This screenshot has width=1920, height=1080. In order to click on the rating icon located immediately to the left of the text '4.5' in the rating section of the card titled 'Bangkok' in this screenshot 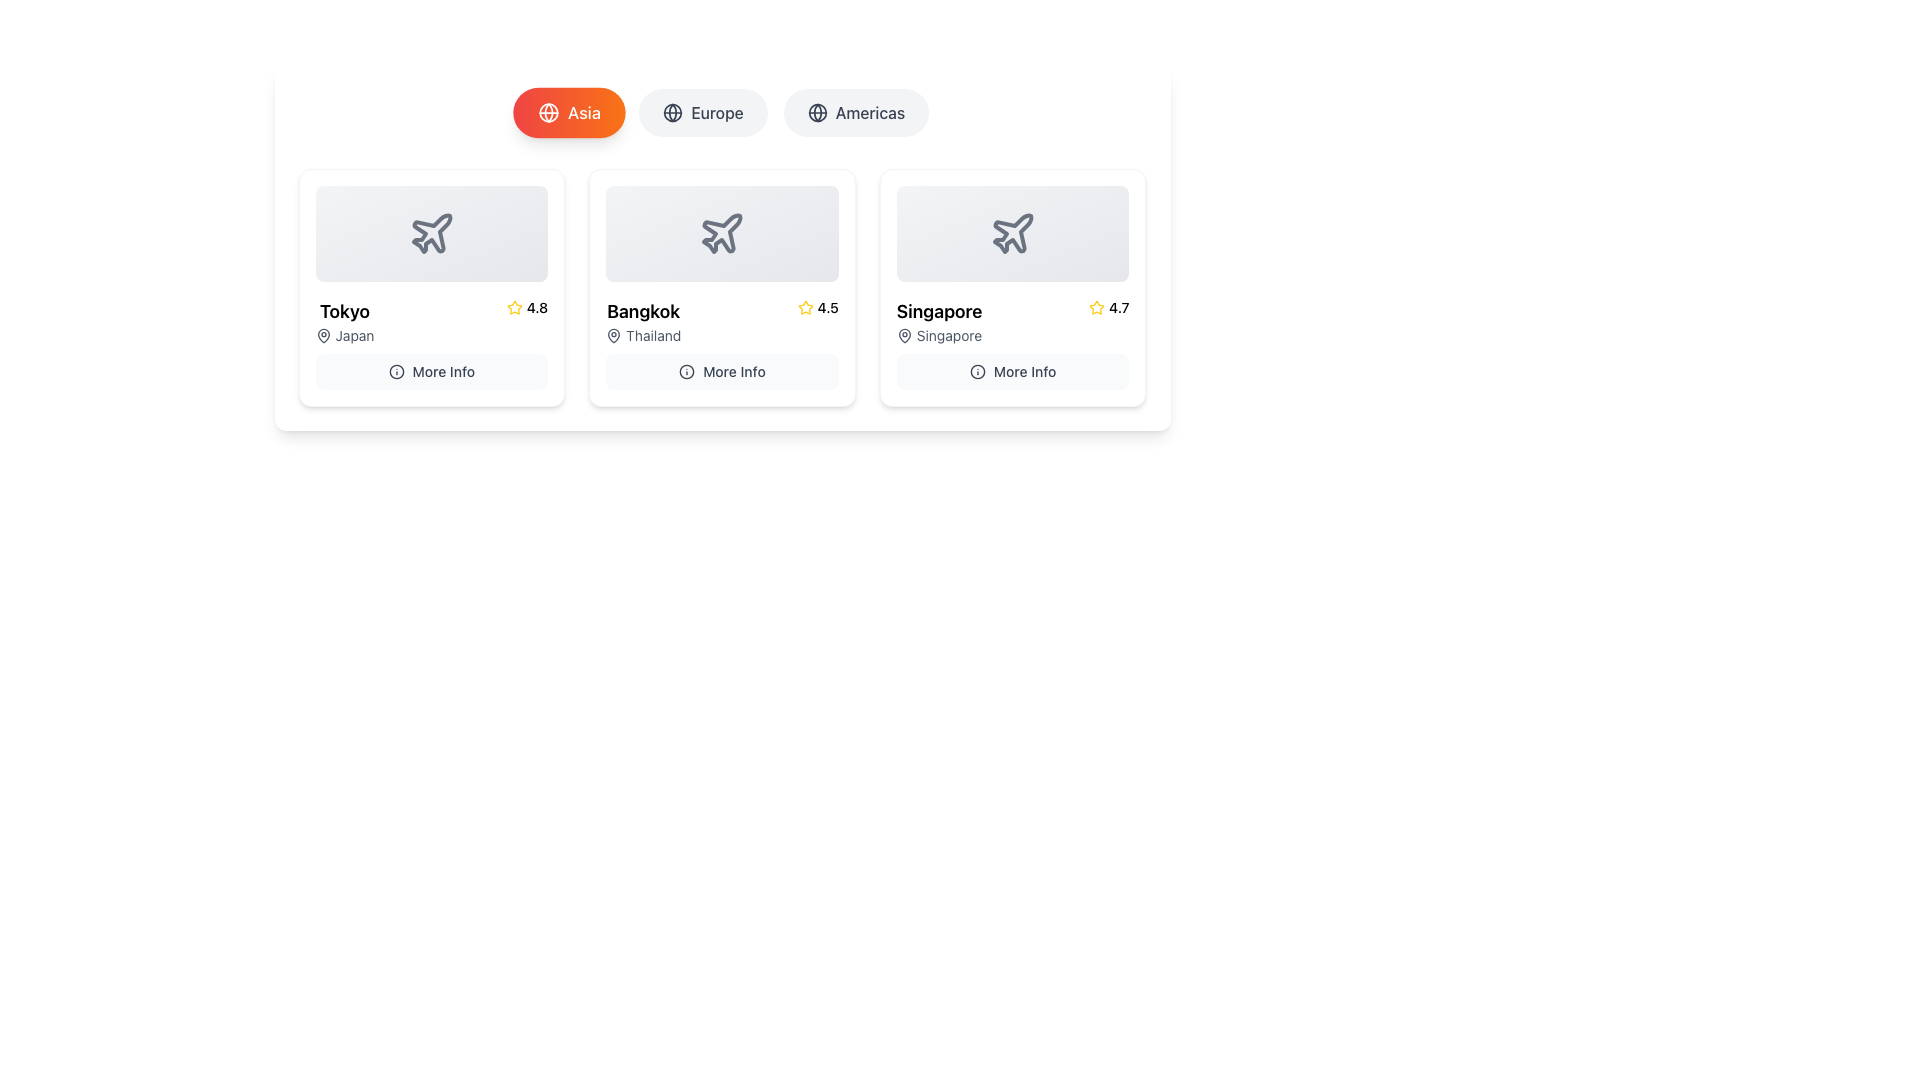, I will do `click(805, 308)`.